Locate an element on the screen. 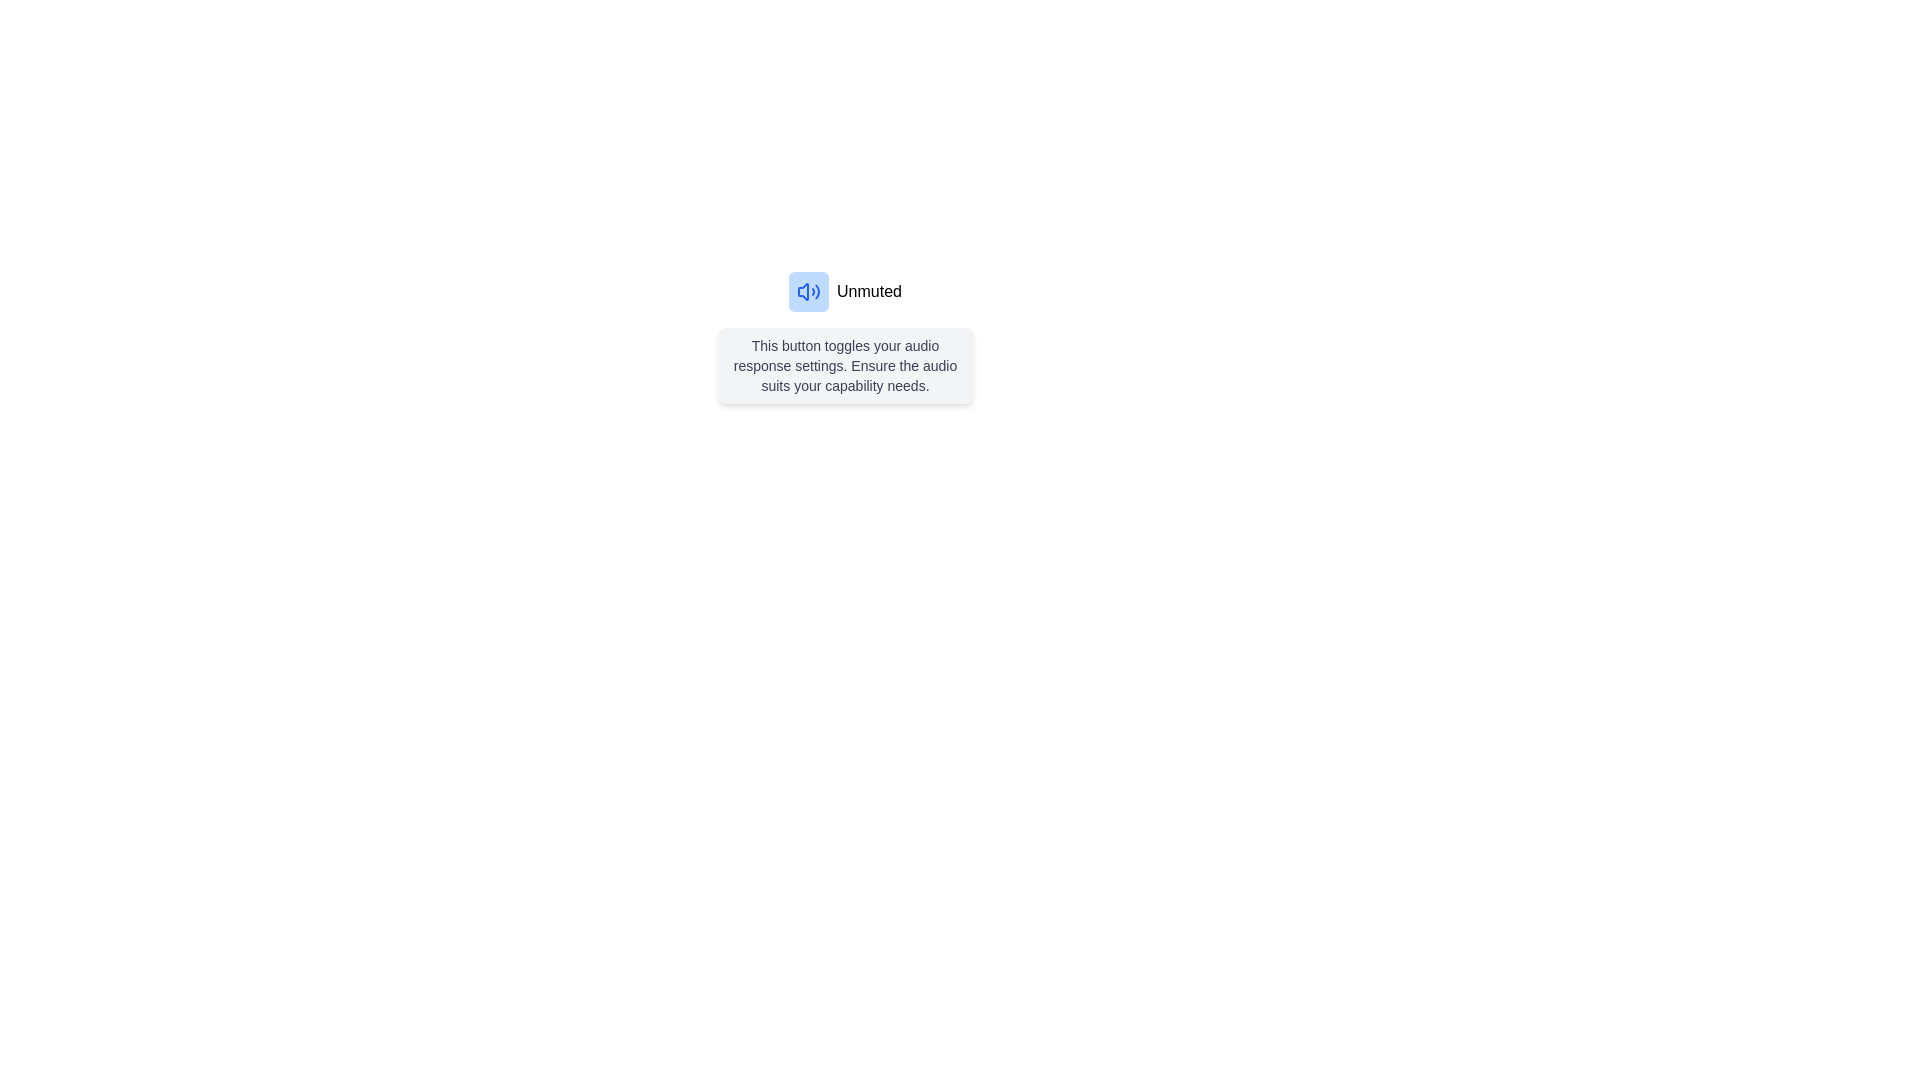  the leftmost part of the blue-colored speaker icon that represents the speaker cone in the SVG icon above the text 'Unmuted' is located at coordinates (803, 292).